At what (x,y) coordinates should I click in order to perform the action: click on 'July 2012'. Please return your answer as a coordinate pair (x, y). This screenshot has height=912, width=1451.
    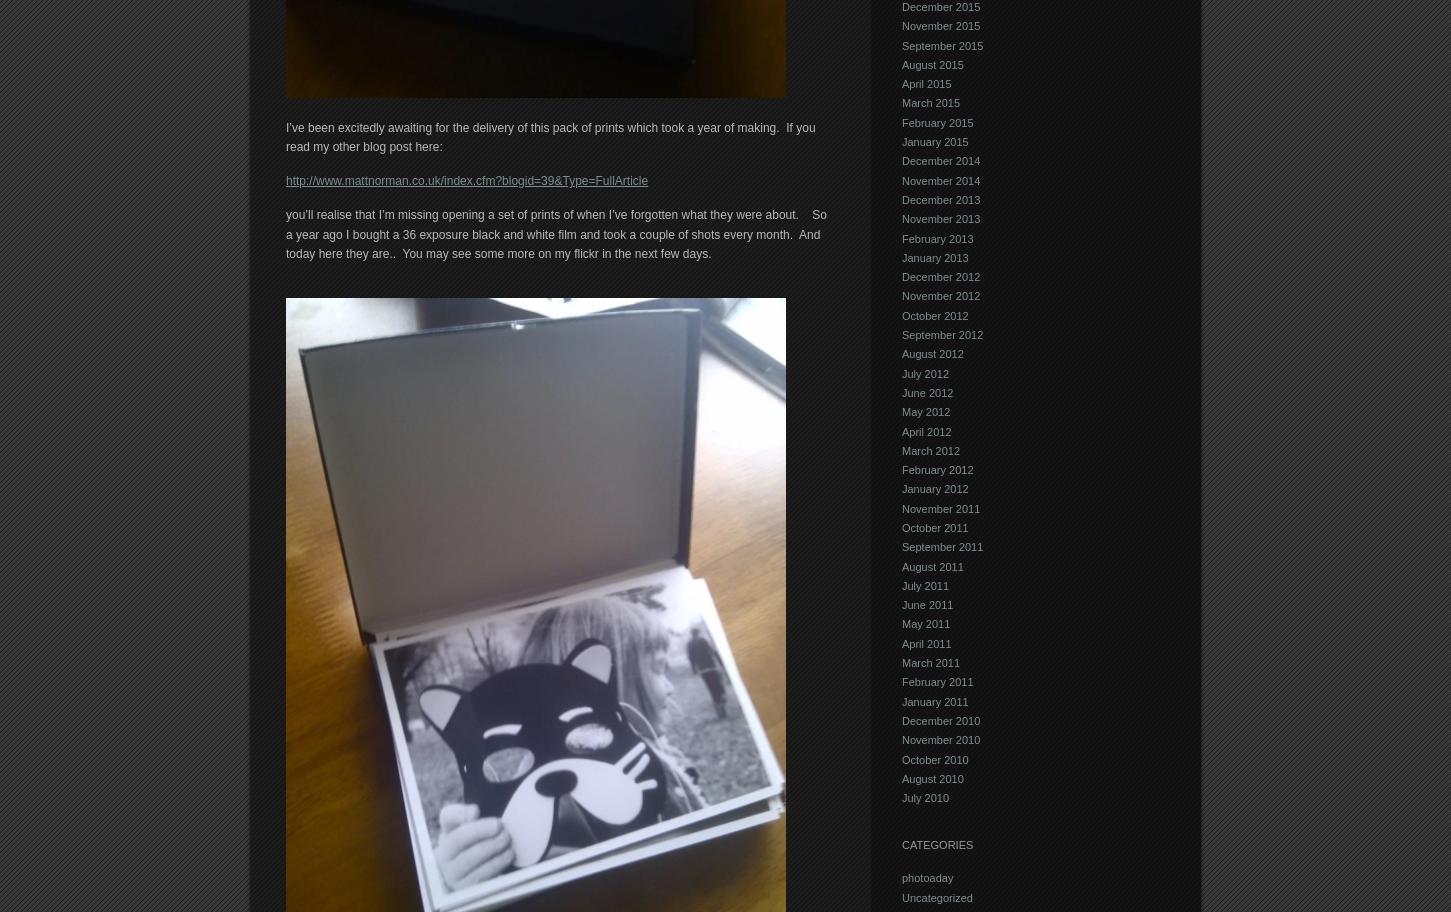
    Looking at the image, I should click on (925, 372).